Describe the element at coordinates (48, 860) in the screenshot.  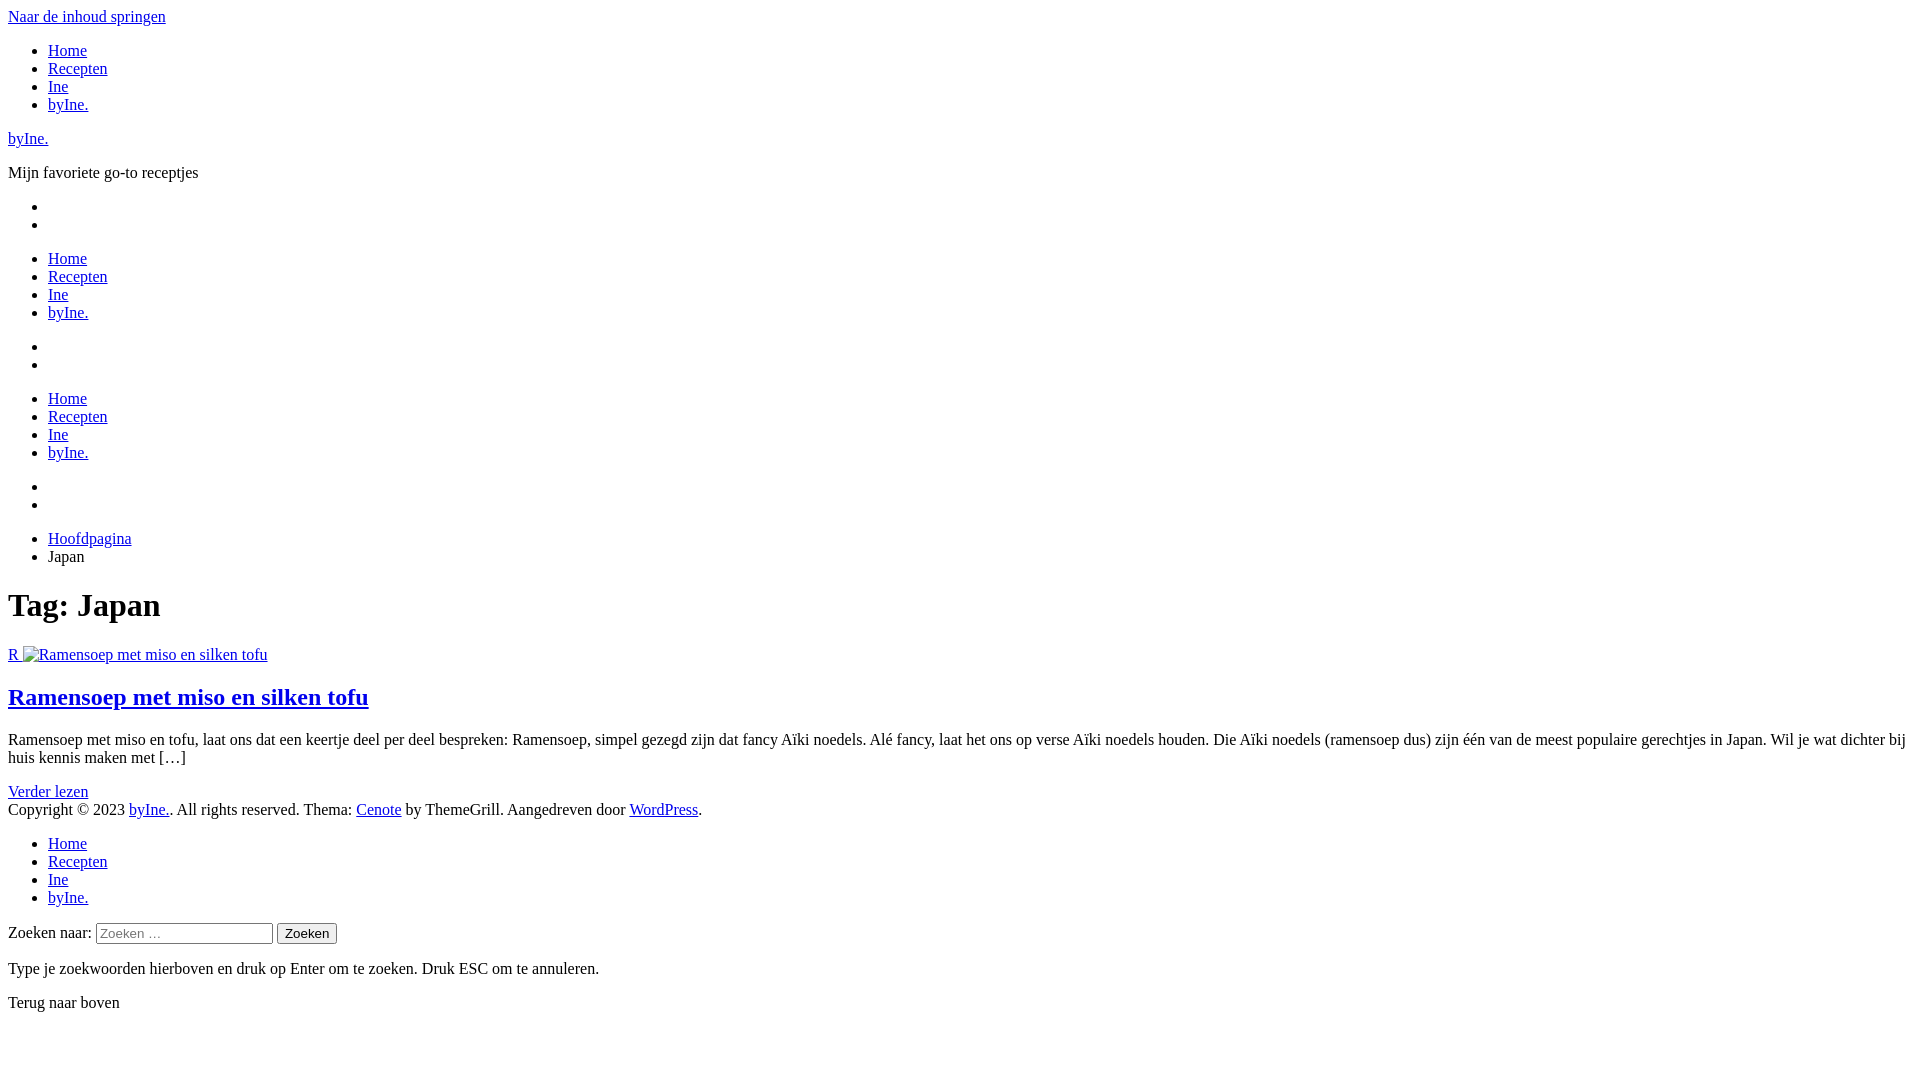
I see `'Recepten'` at that location.